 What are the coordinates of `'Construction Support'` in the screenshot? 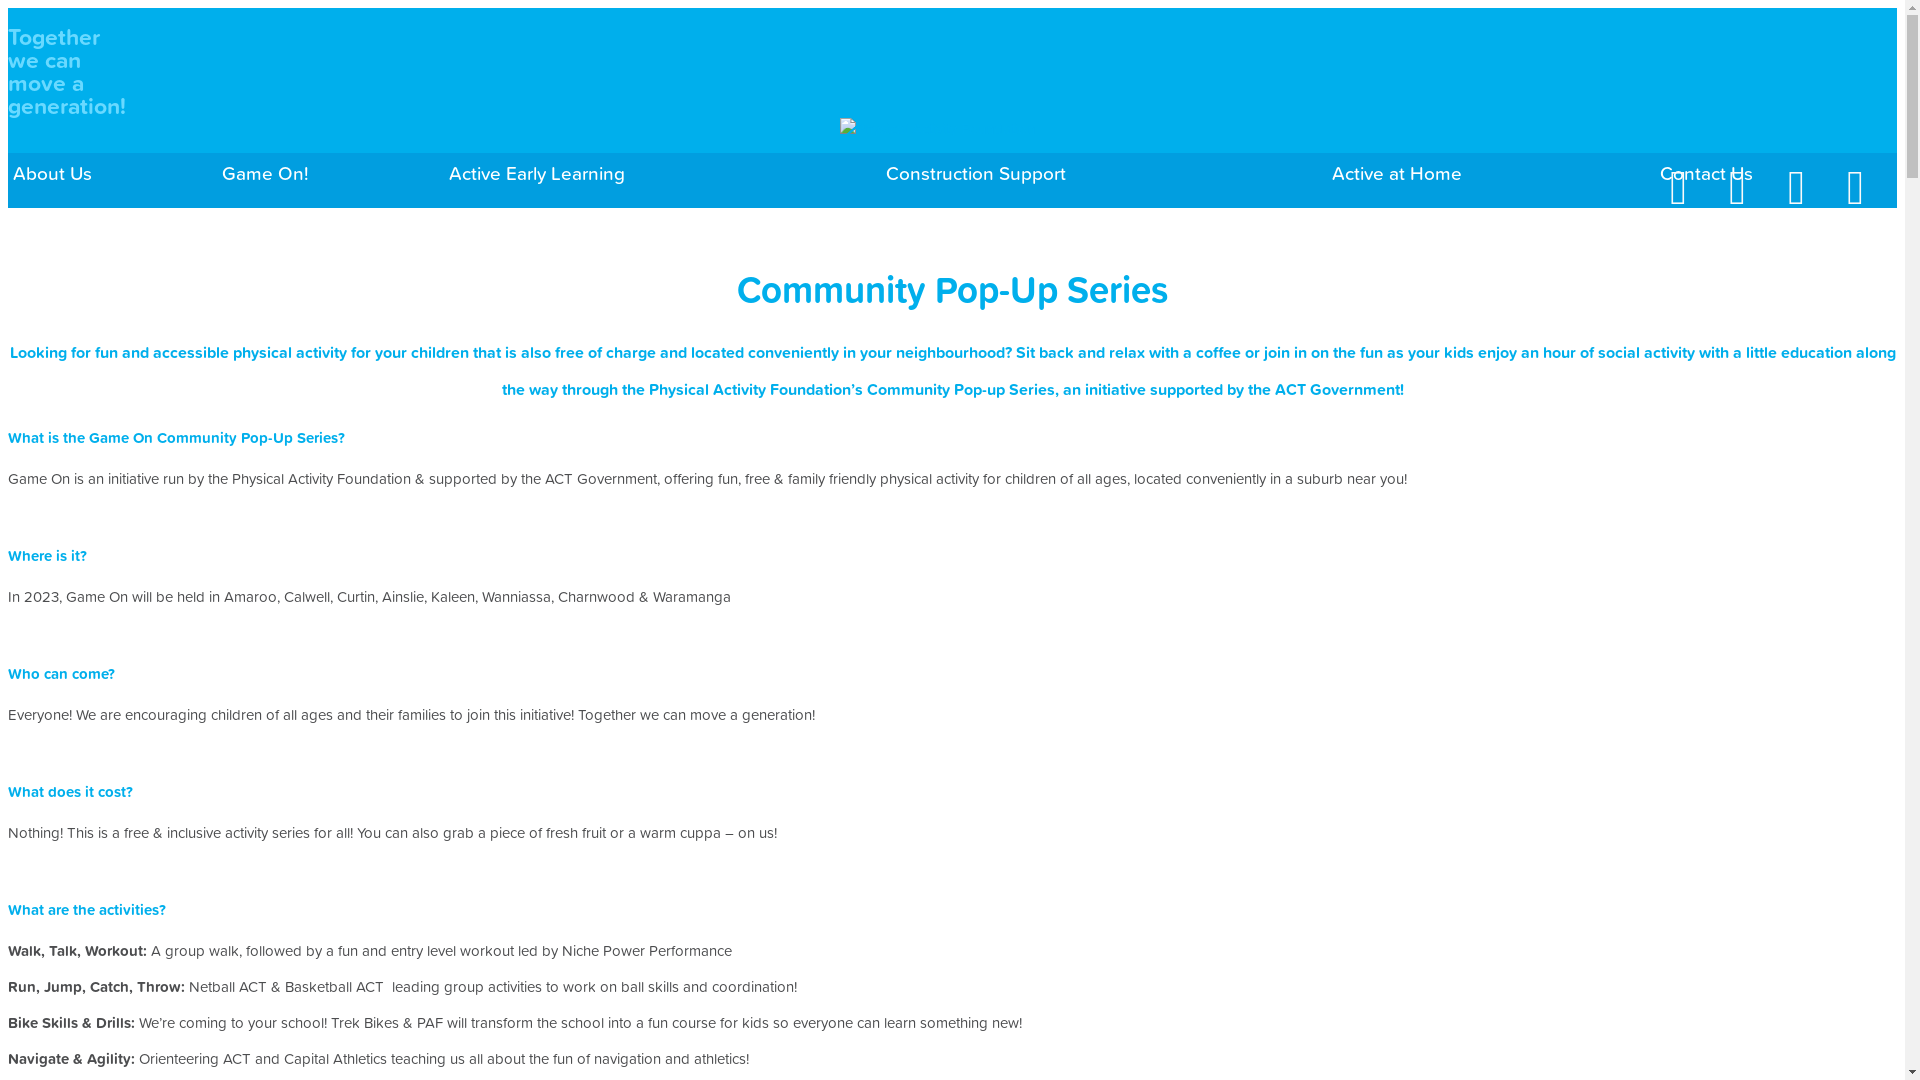 It's located at (975, 172).